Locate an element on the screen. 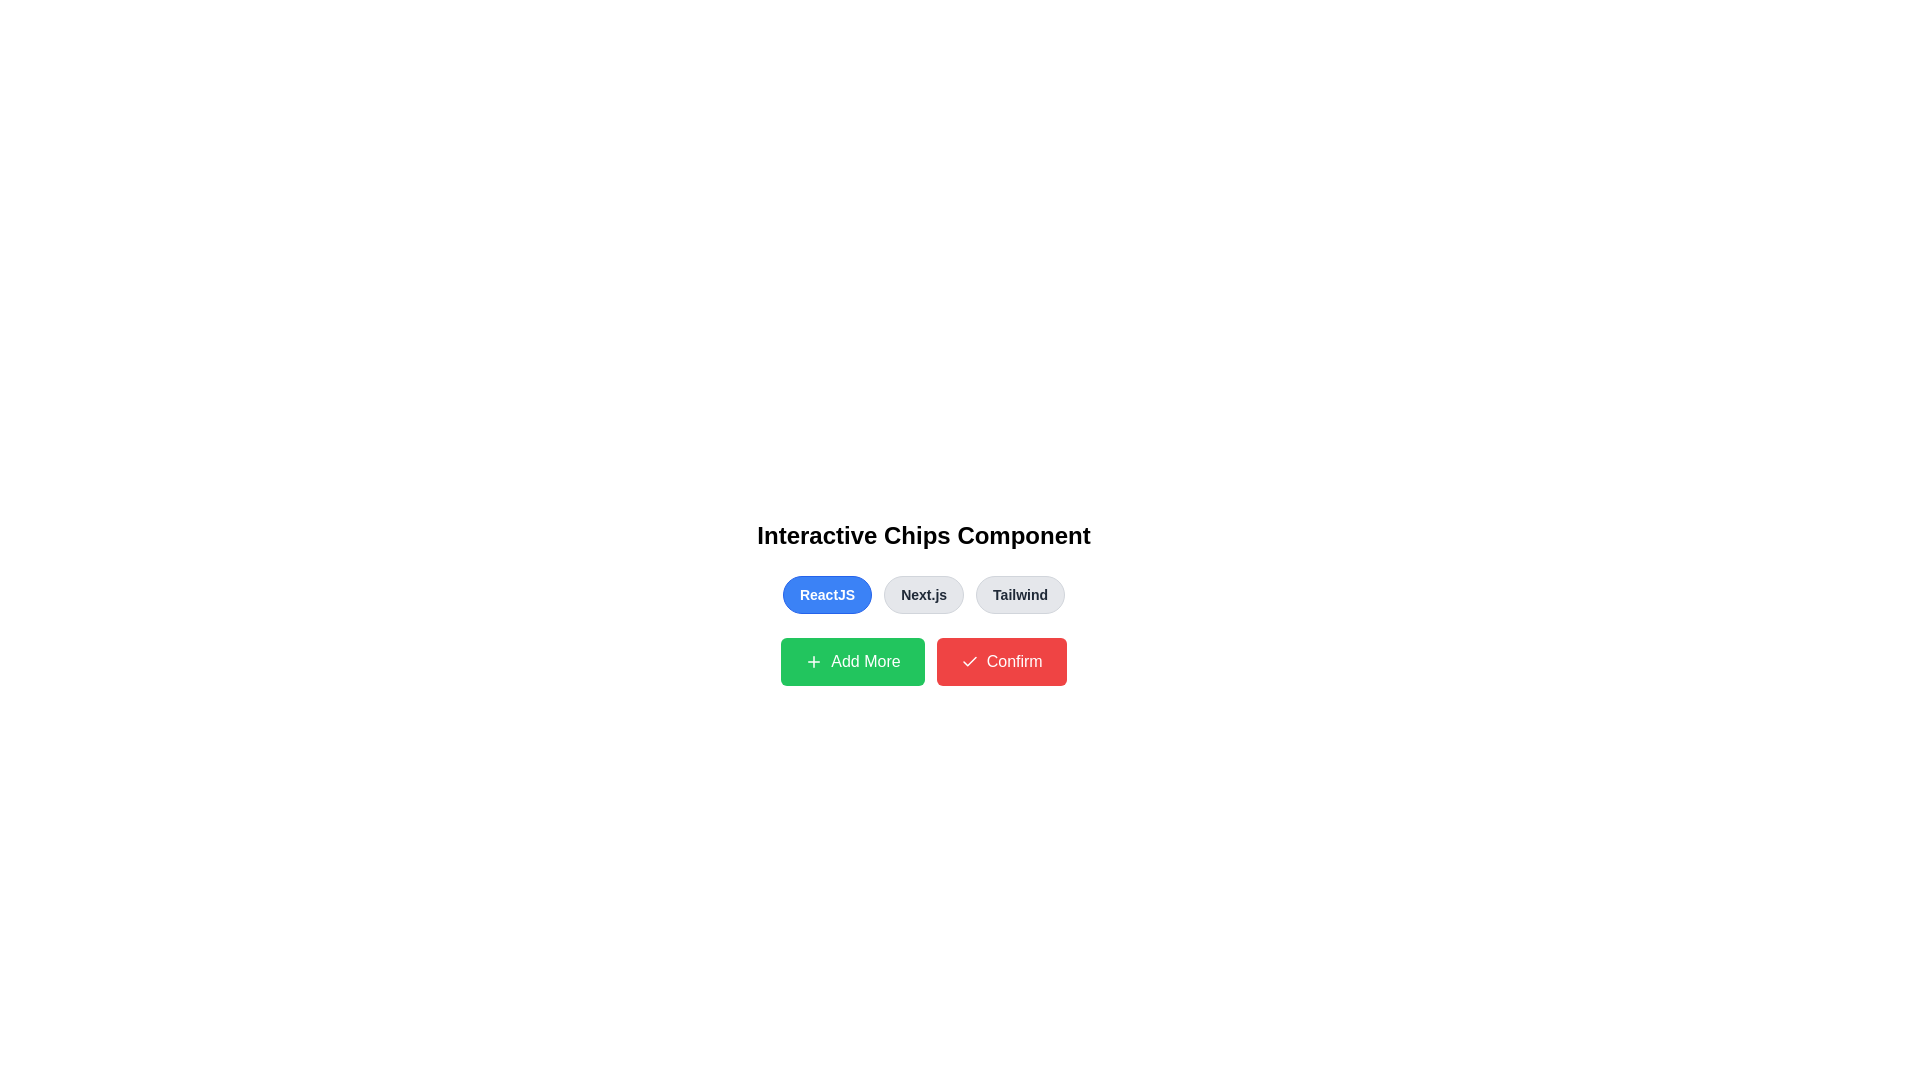 This screenshot has height=1080, width=1920. the button labeled Next.js to observe its hover effect is located at coordinates (923, 593).